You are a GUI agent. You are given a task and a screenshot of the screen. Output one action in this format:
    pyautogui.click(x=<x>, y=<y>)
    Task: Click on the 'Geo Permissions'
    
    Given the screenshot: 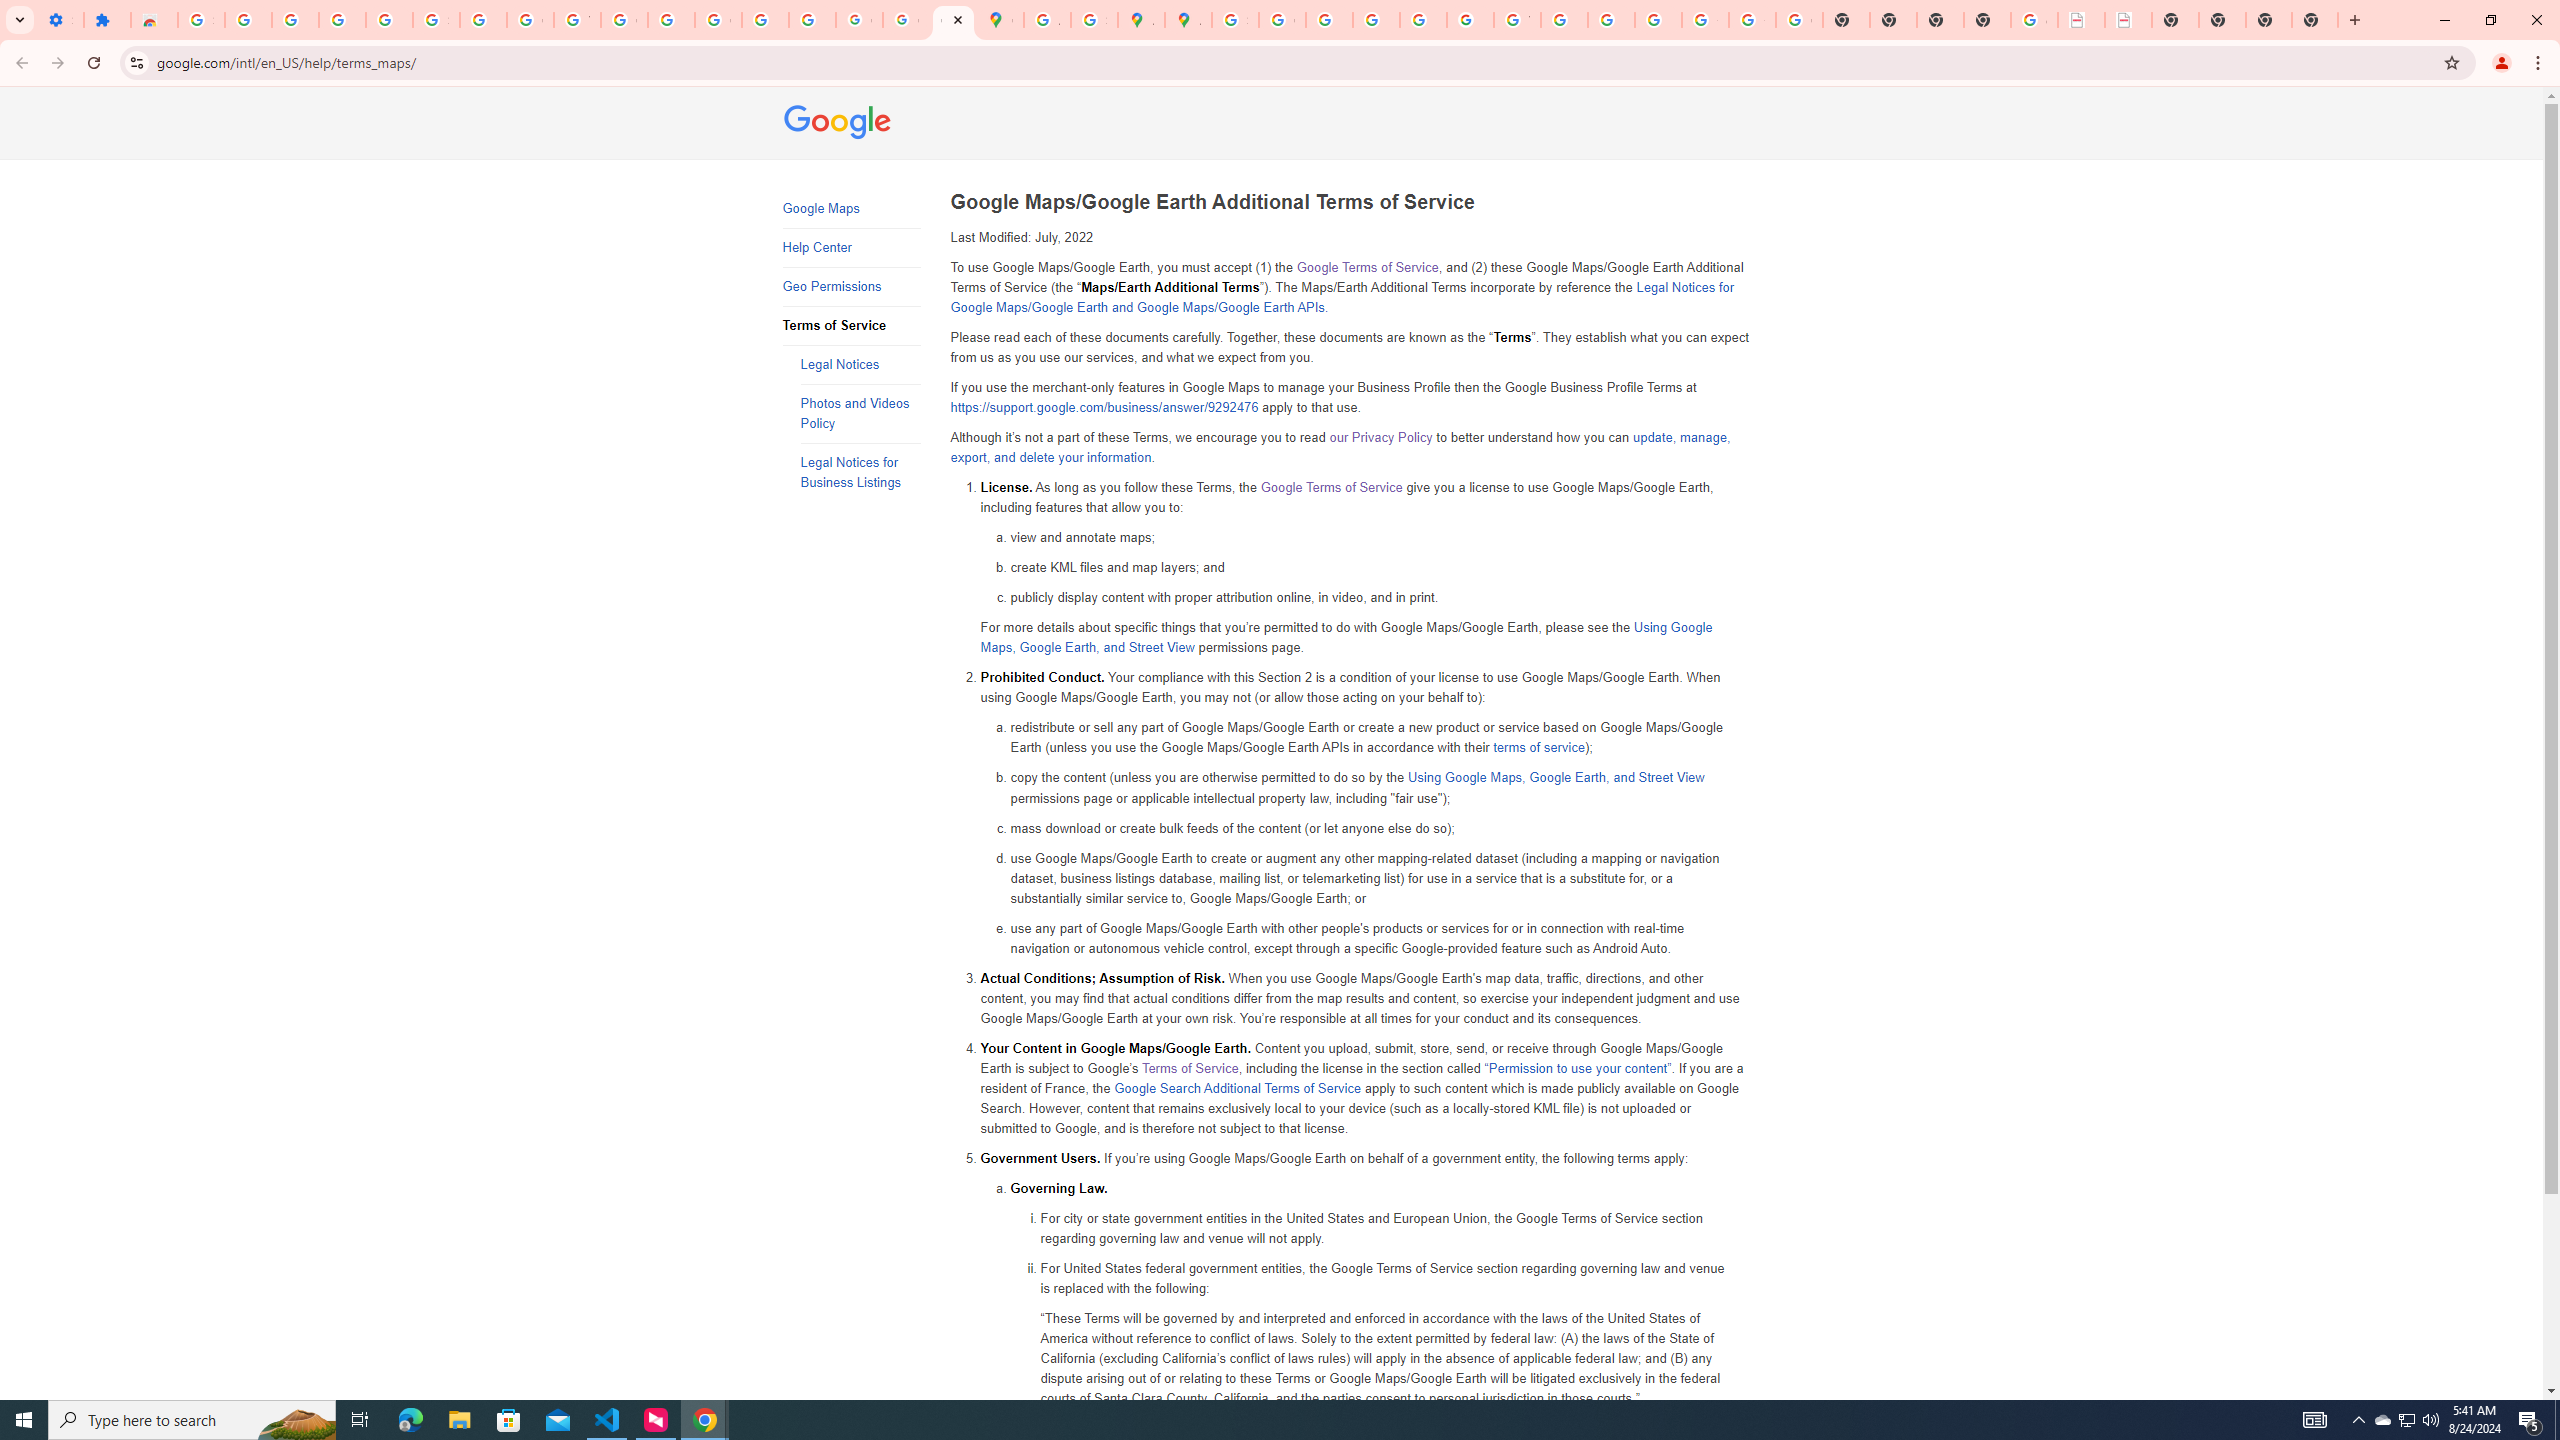 What is the action you would take?
    pyautogui.click(x=851, y=287)
    